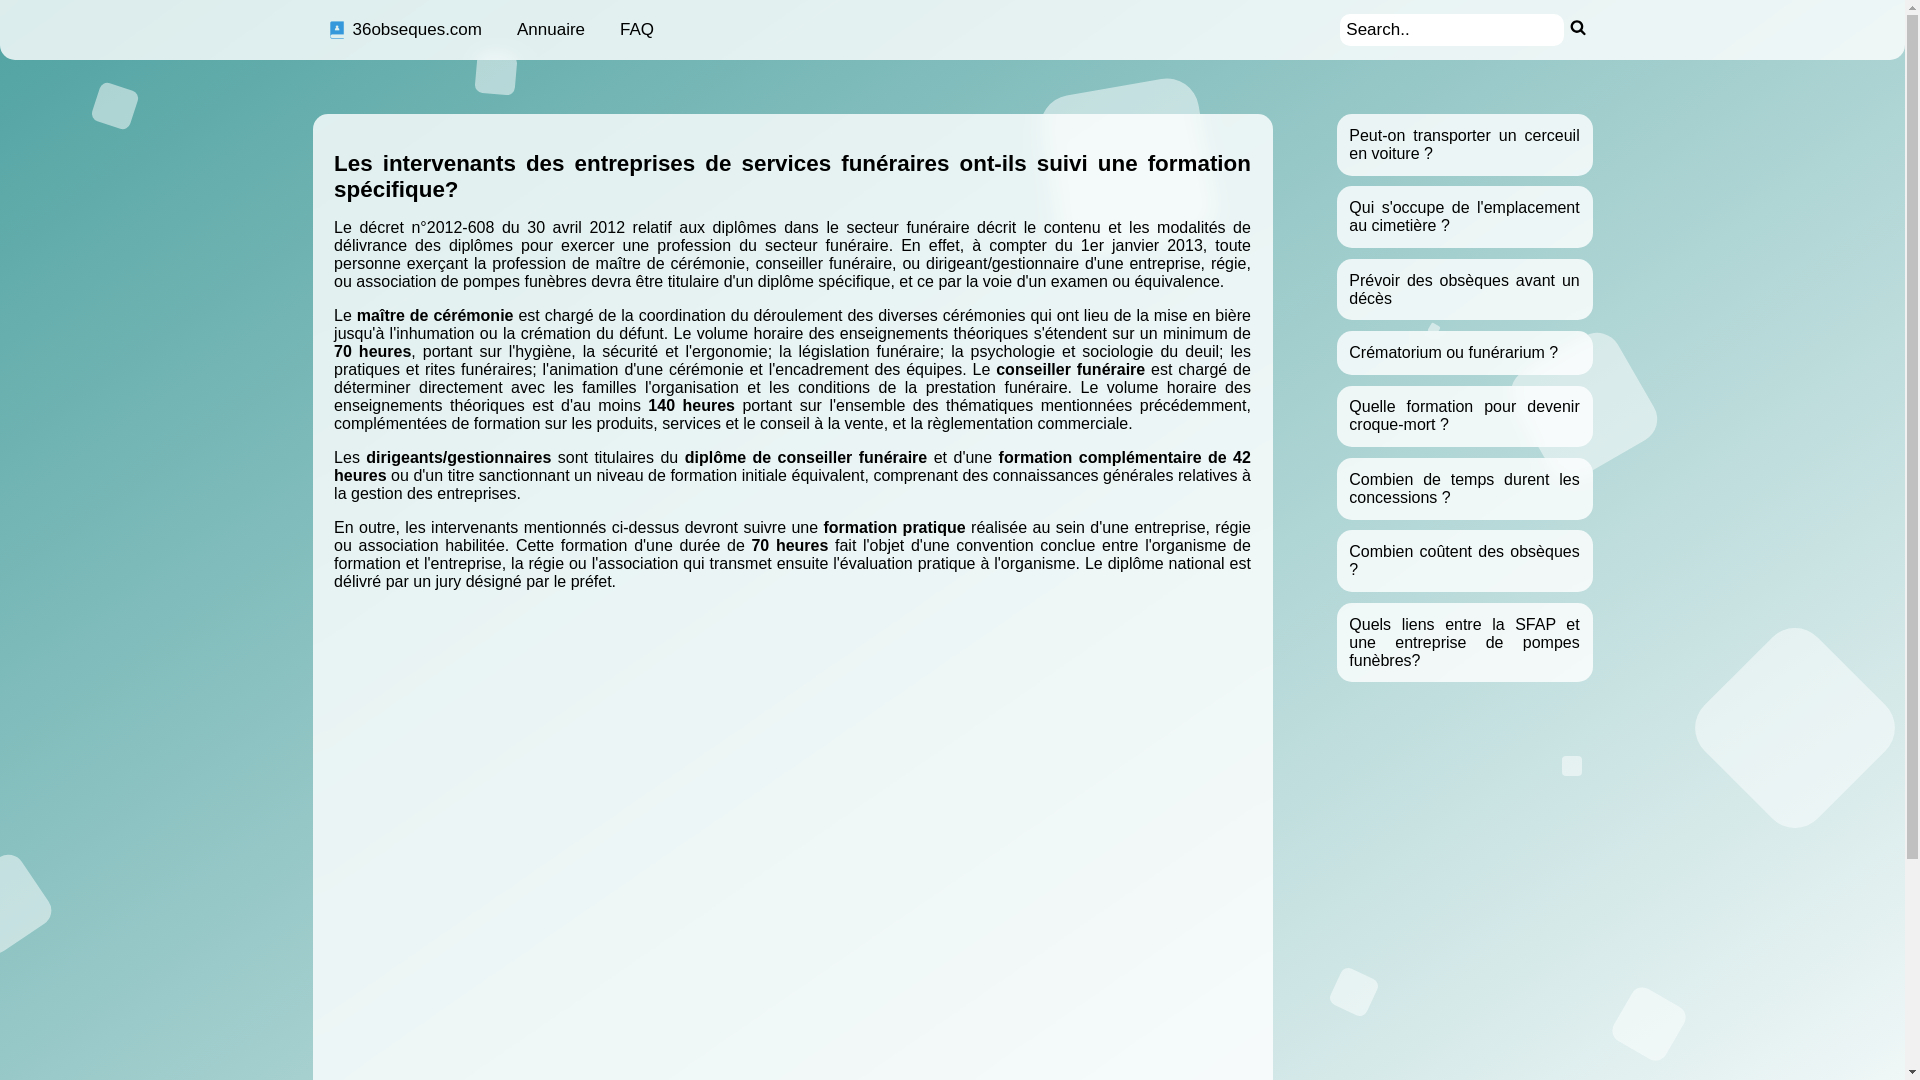 This screenshot has height=1080, width=1920. What do you see at coordinates (402, 30) in the screenshot?
I see `'36obseques.com'` at bounding box center [402, 30].